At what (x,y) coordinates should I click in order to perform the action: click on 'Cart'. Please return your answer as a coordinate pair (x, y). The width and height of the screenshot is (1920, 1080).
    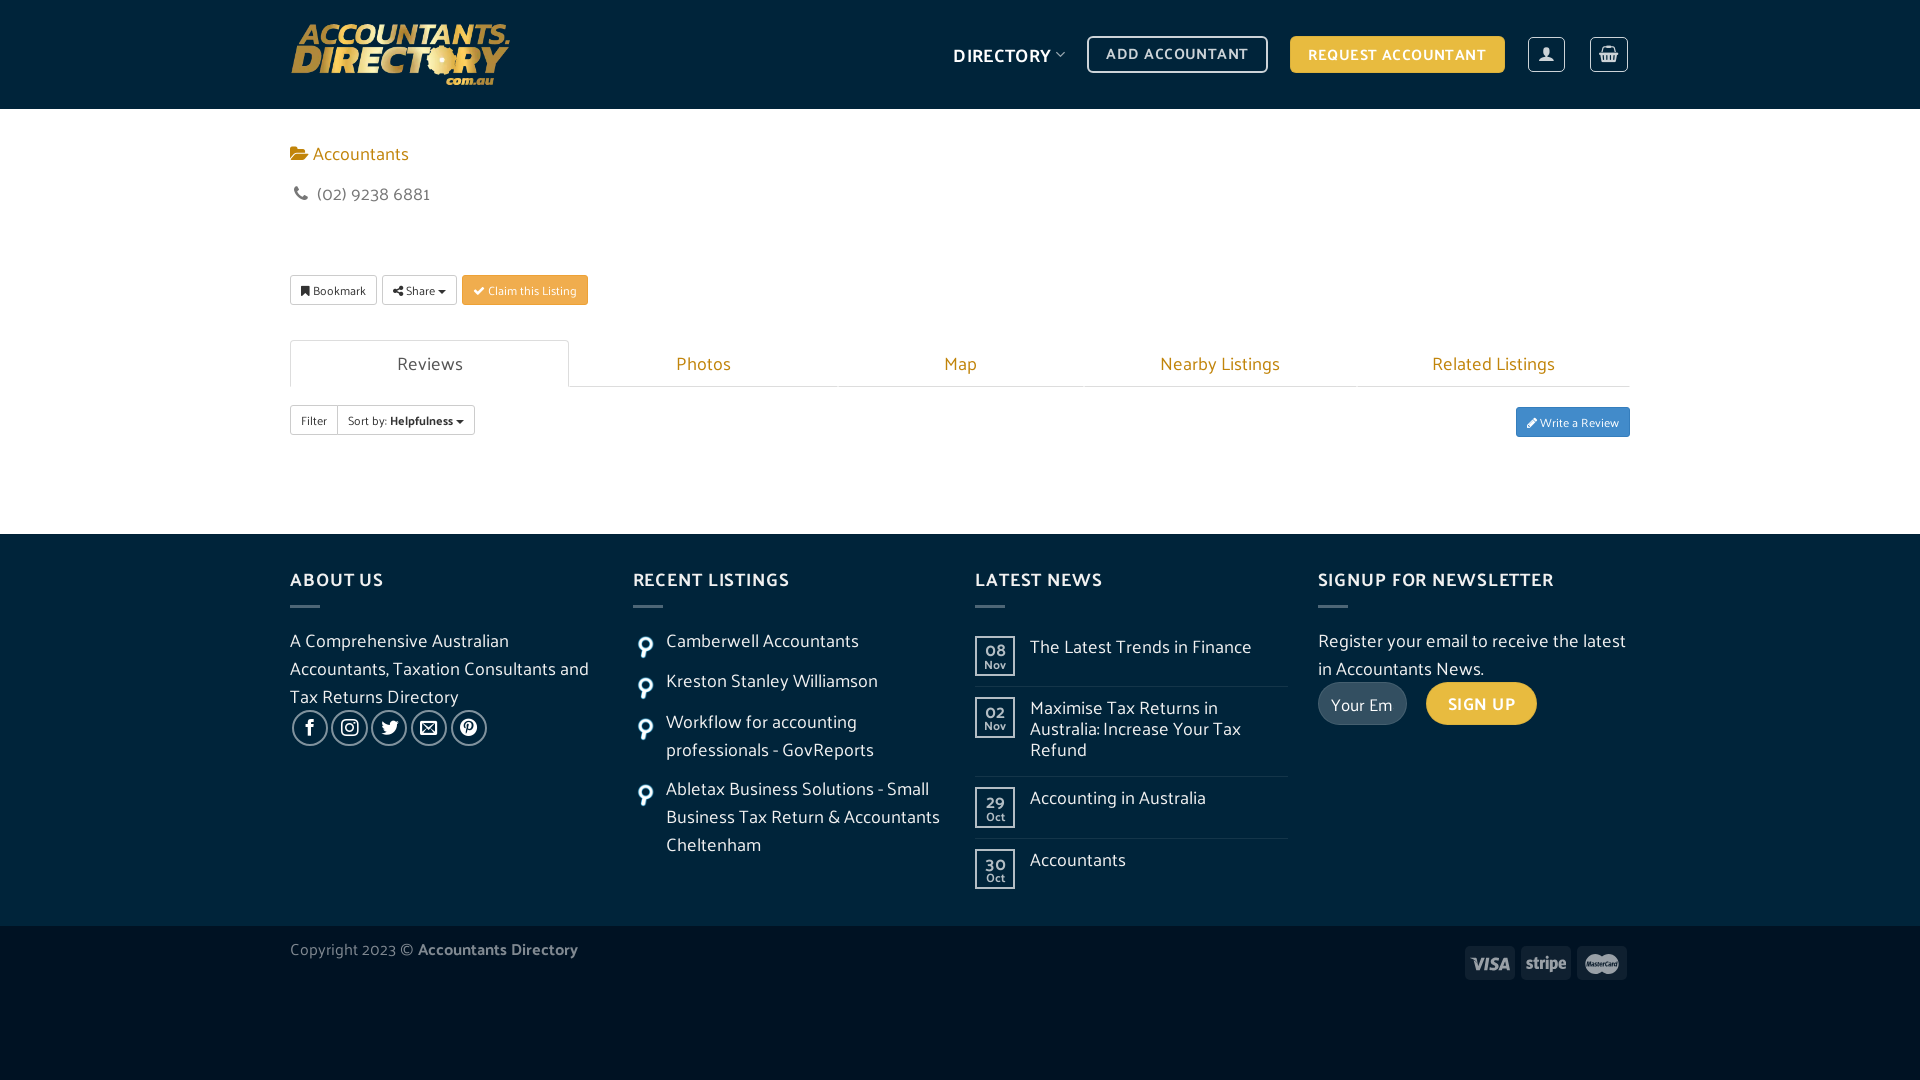
    Looking at the image, I should click on (1608, 53).